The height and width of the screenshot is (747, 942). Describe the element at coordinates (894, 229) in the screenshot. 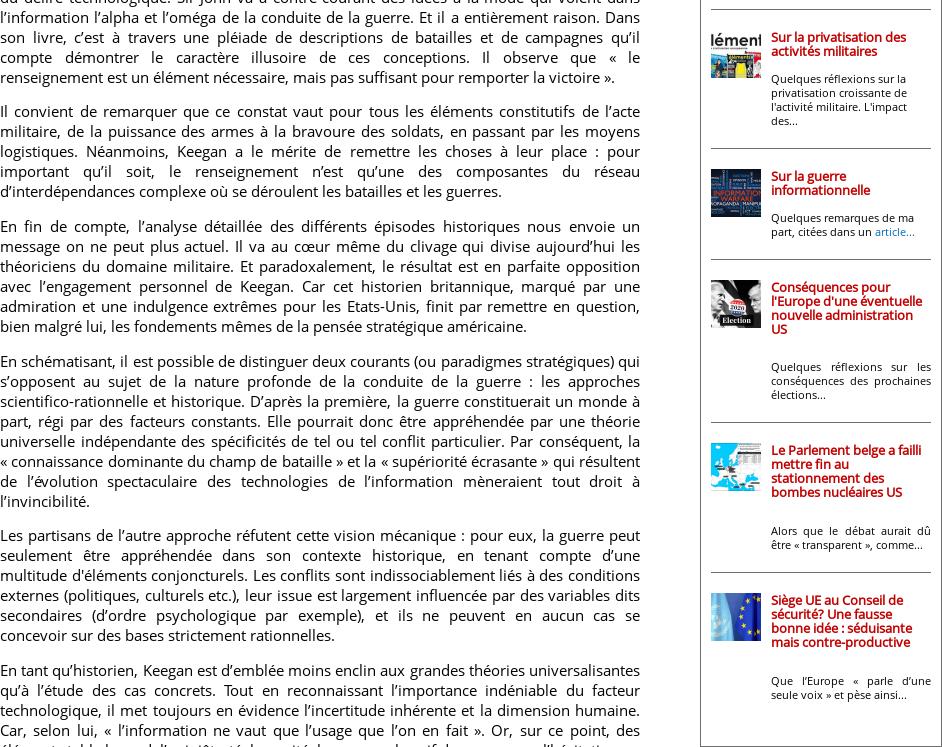

I see `'article...'` at that location.